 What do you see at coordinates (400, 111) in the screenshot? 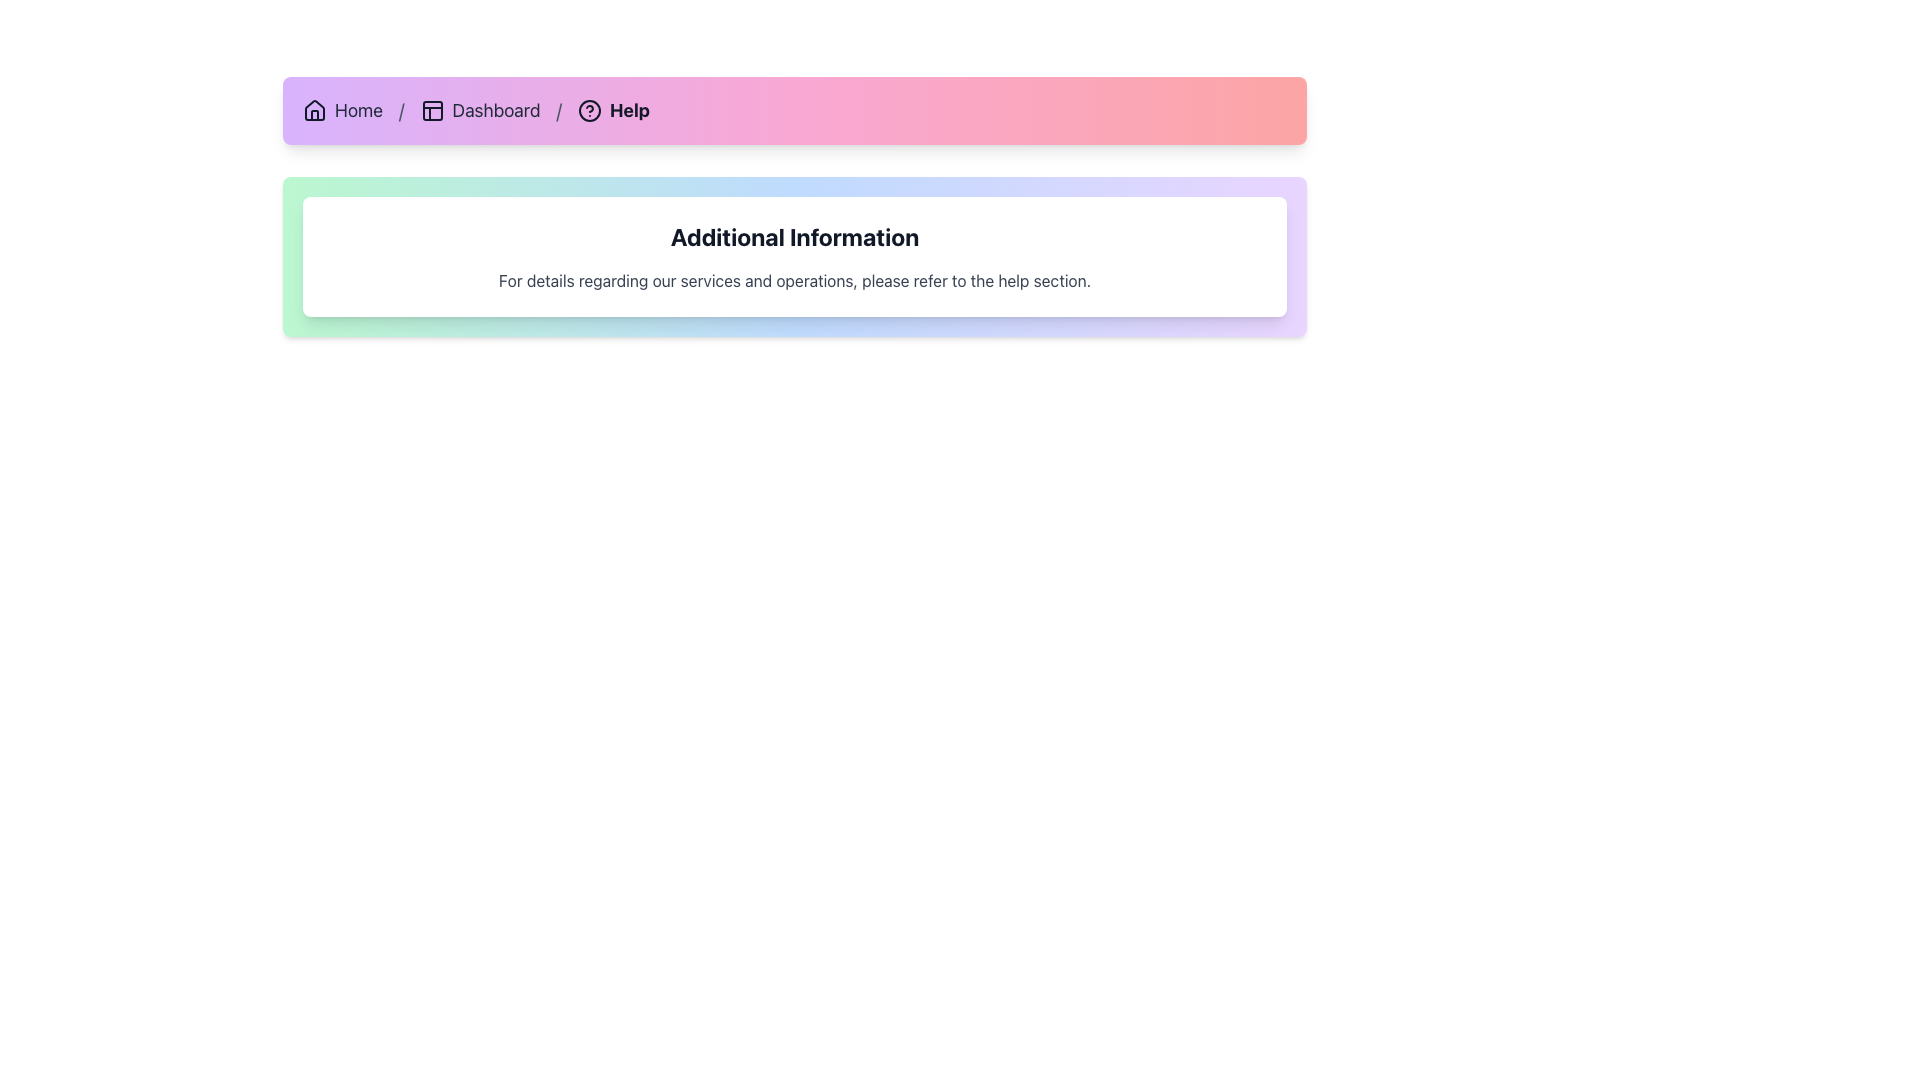
I see `the second forward slash '/' in the breadcrumb navigation bar, which is displayed in gray and positioned between 'Home' and 'Dashboard'` at bounding box center [400, 111].